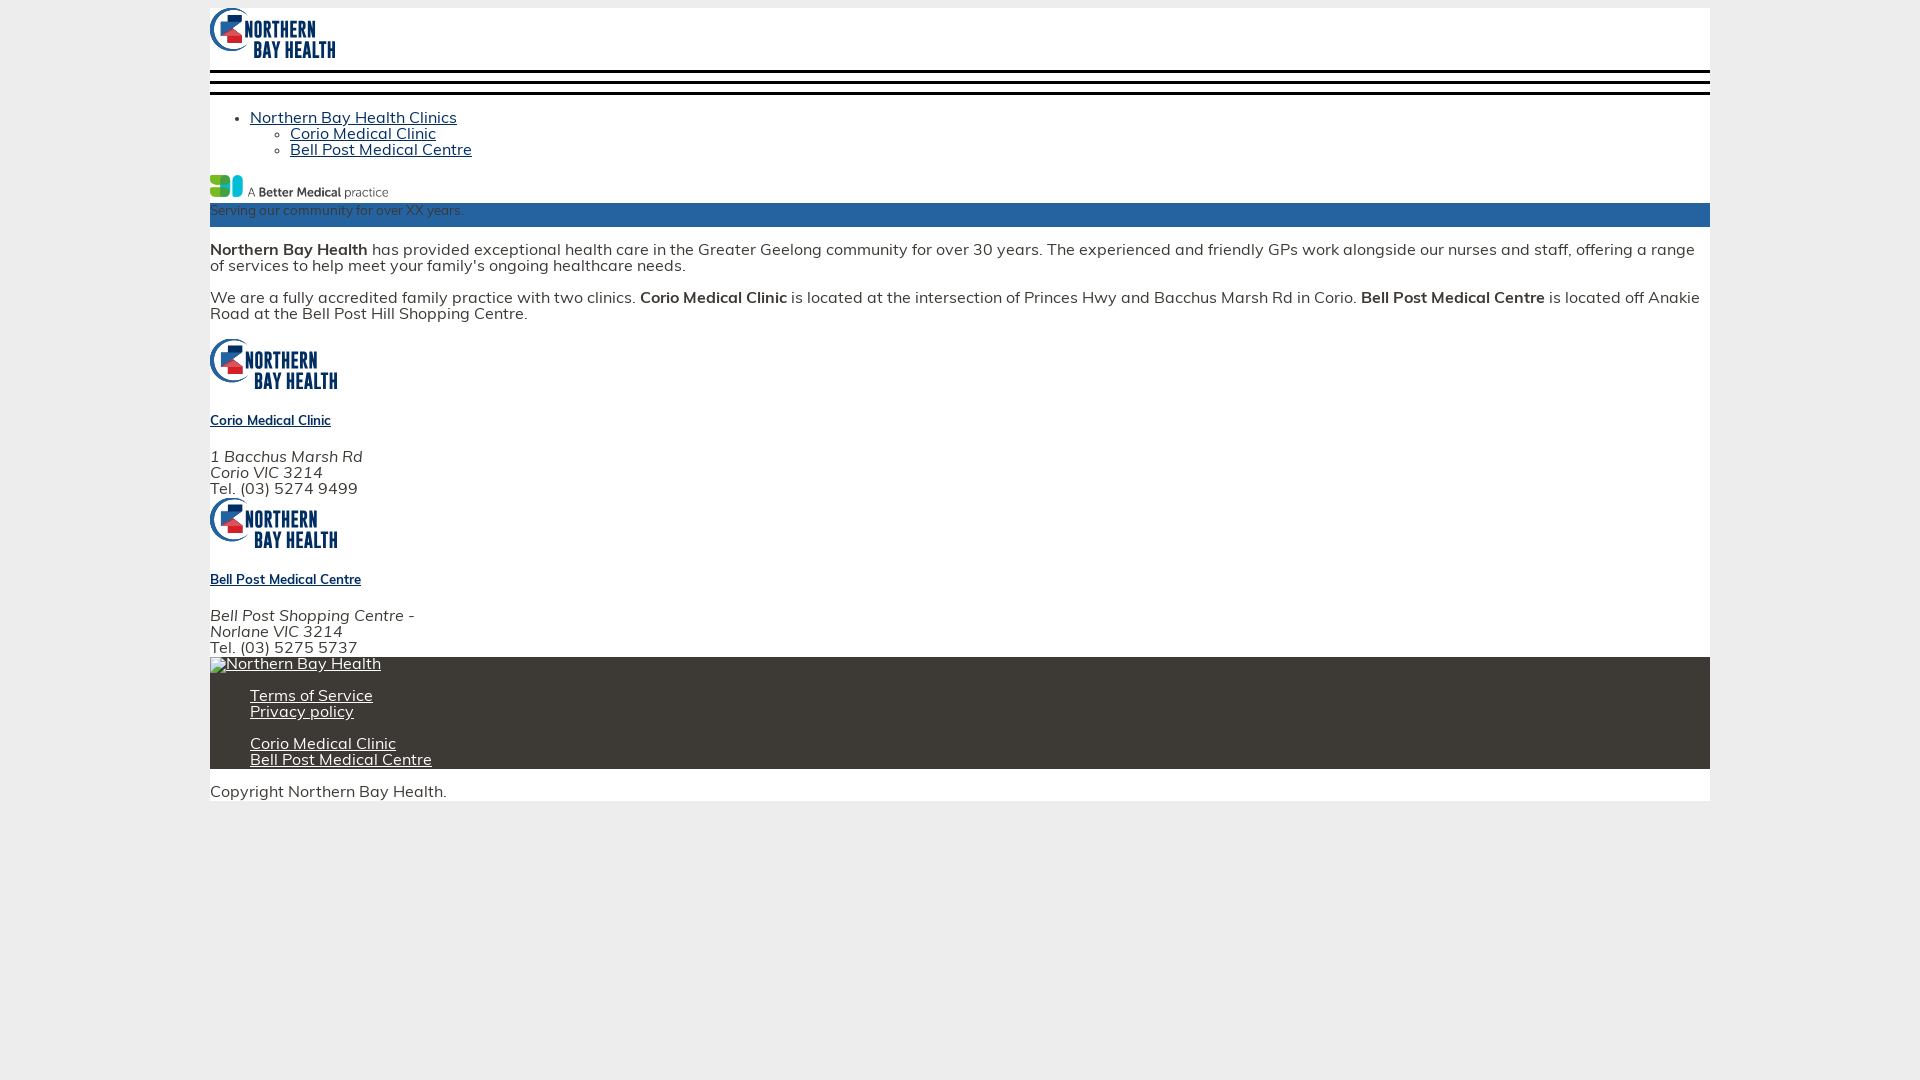 The image size is (1920, 1080). What do you see at coordinates (269, 420) in the screenshot?
I see `'Corio Medical Clinic'` at bounding box center [269, 420].